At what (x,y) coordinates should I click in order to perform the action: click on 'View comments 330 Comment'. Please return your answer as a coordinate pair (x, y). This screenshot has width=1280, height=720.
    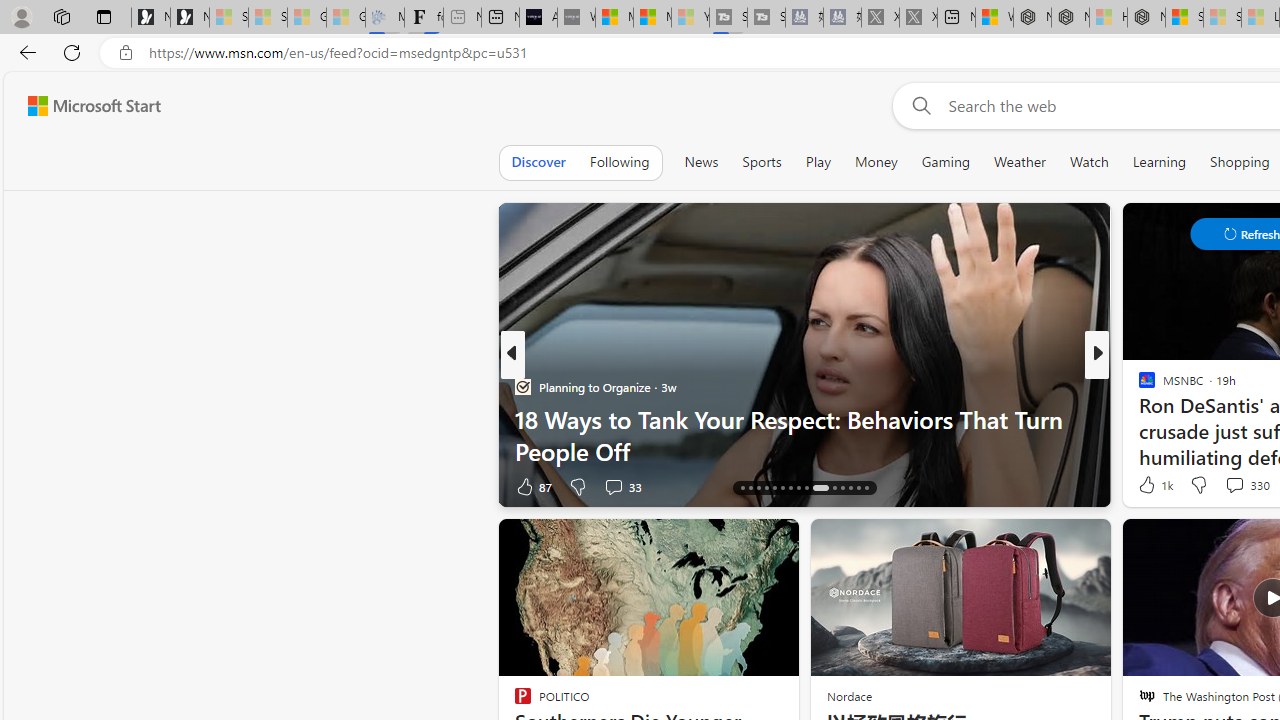
    Looking at the image, I should click on (1245, 484).